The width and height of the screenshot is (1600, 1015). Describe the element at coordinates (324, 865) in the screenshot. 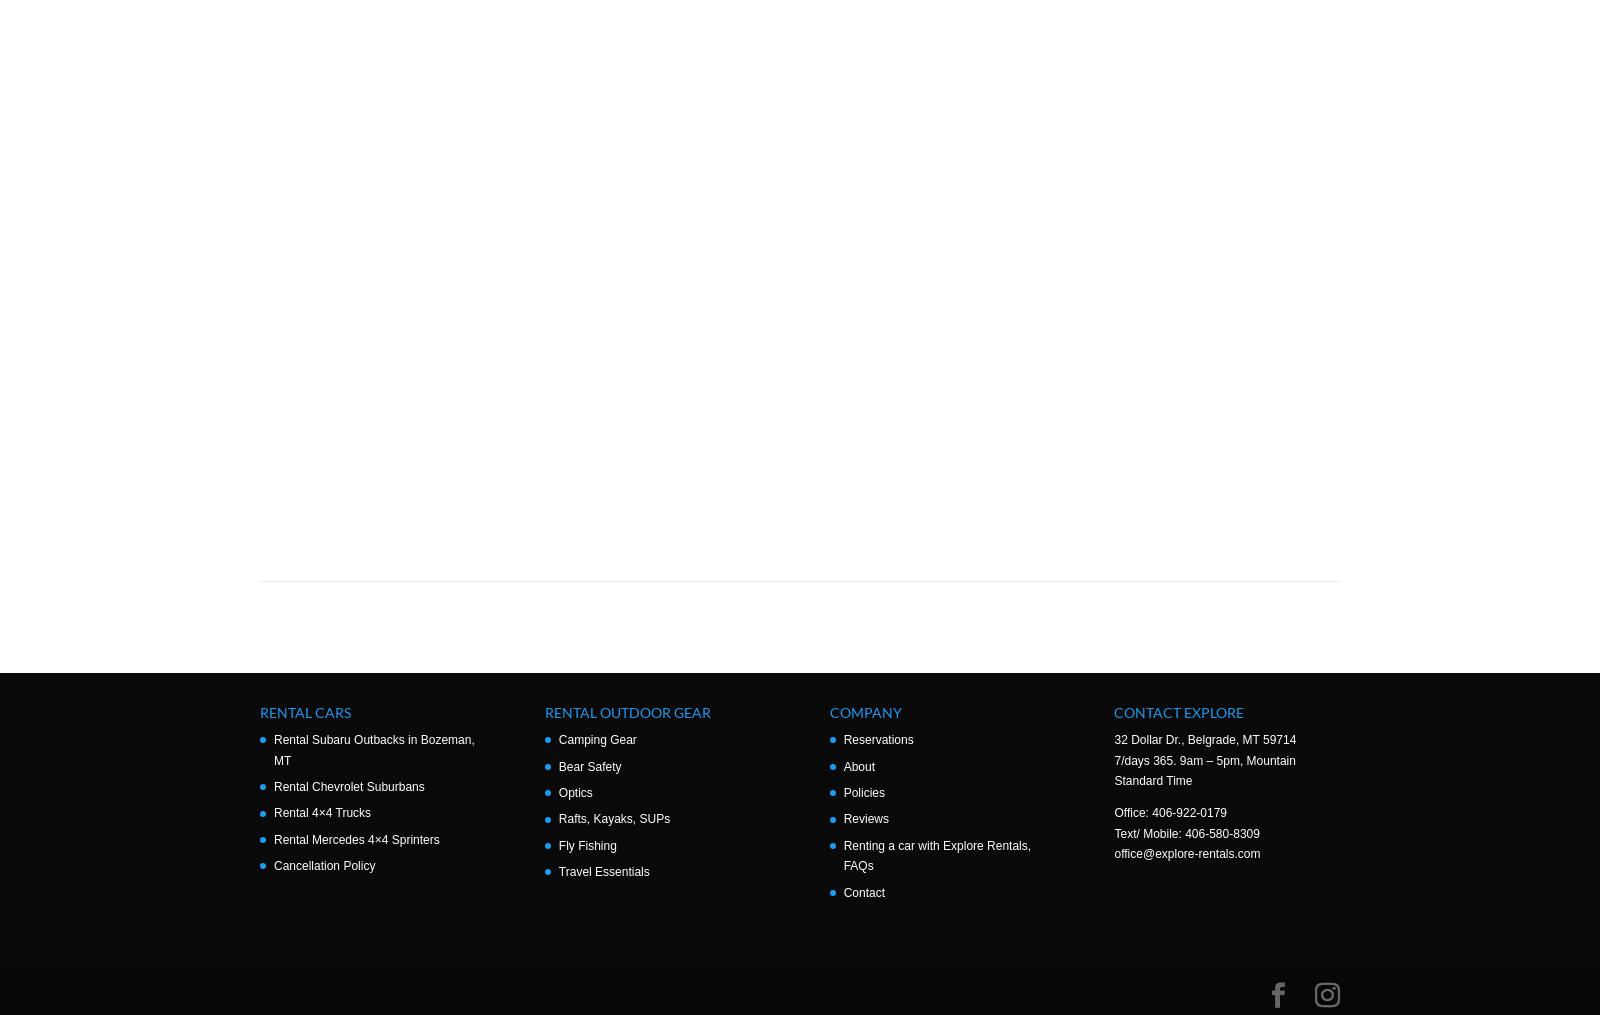

I see `'Cancellation Policy'` at that location.